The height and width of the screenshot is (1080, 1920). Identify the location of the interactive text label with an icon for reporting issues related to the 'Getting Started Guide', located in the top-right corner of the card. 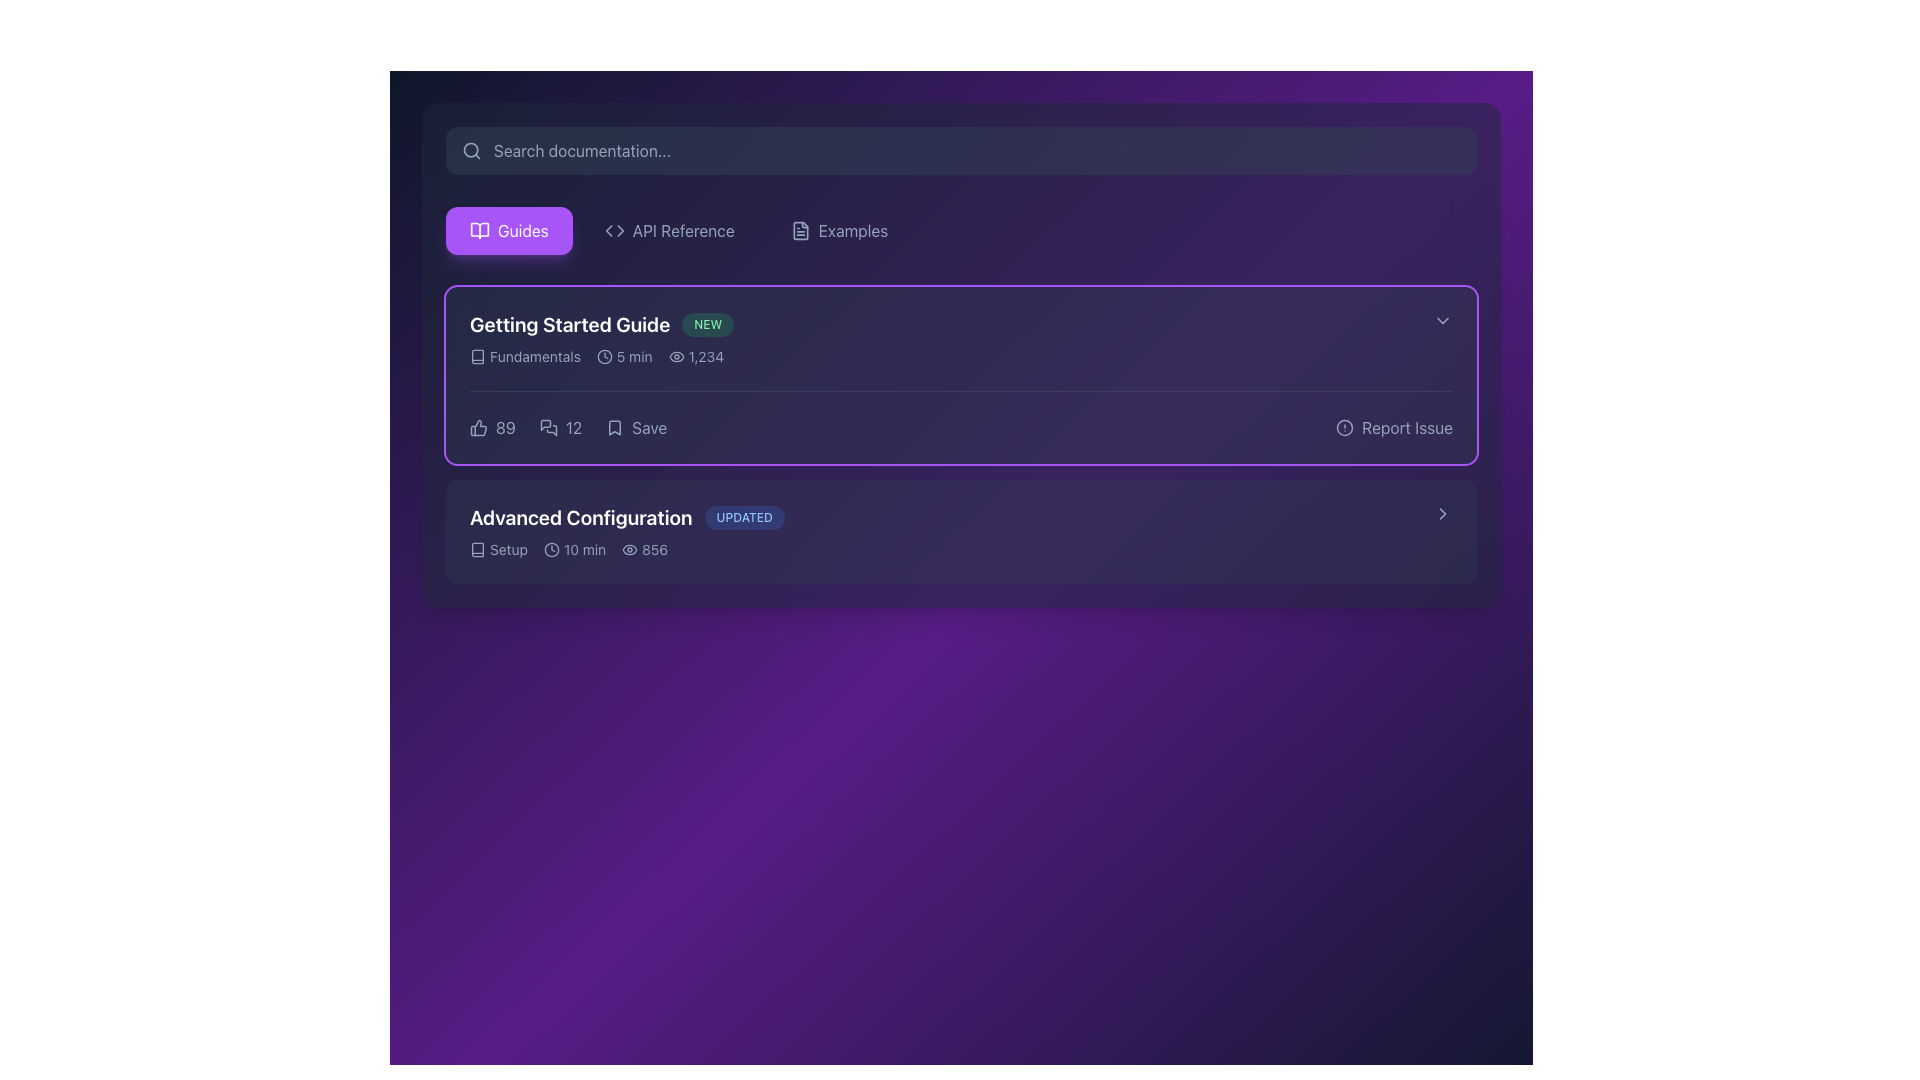
(1393, 427).